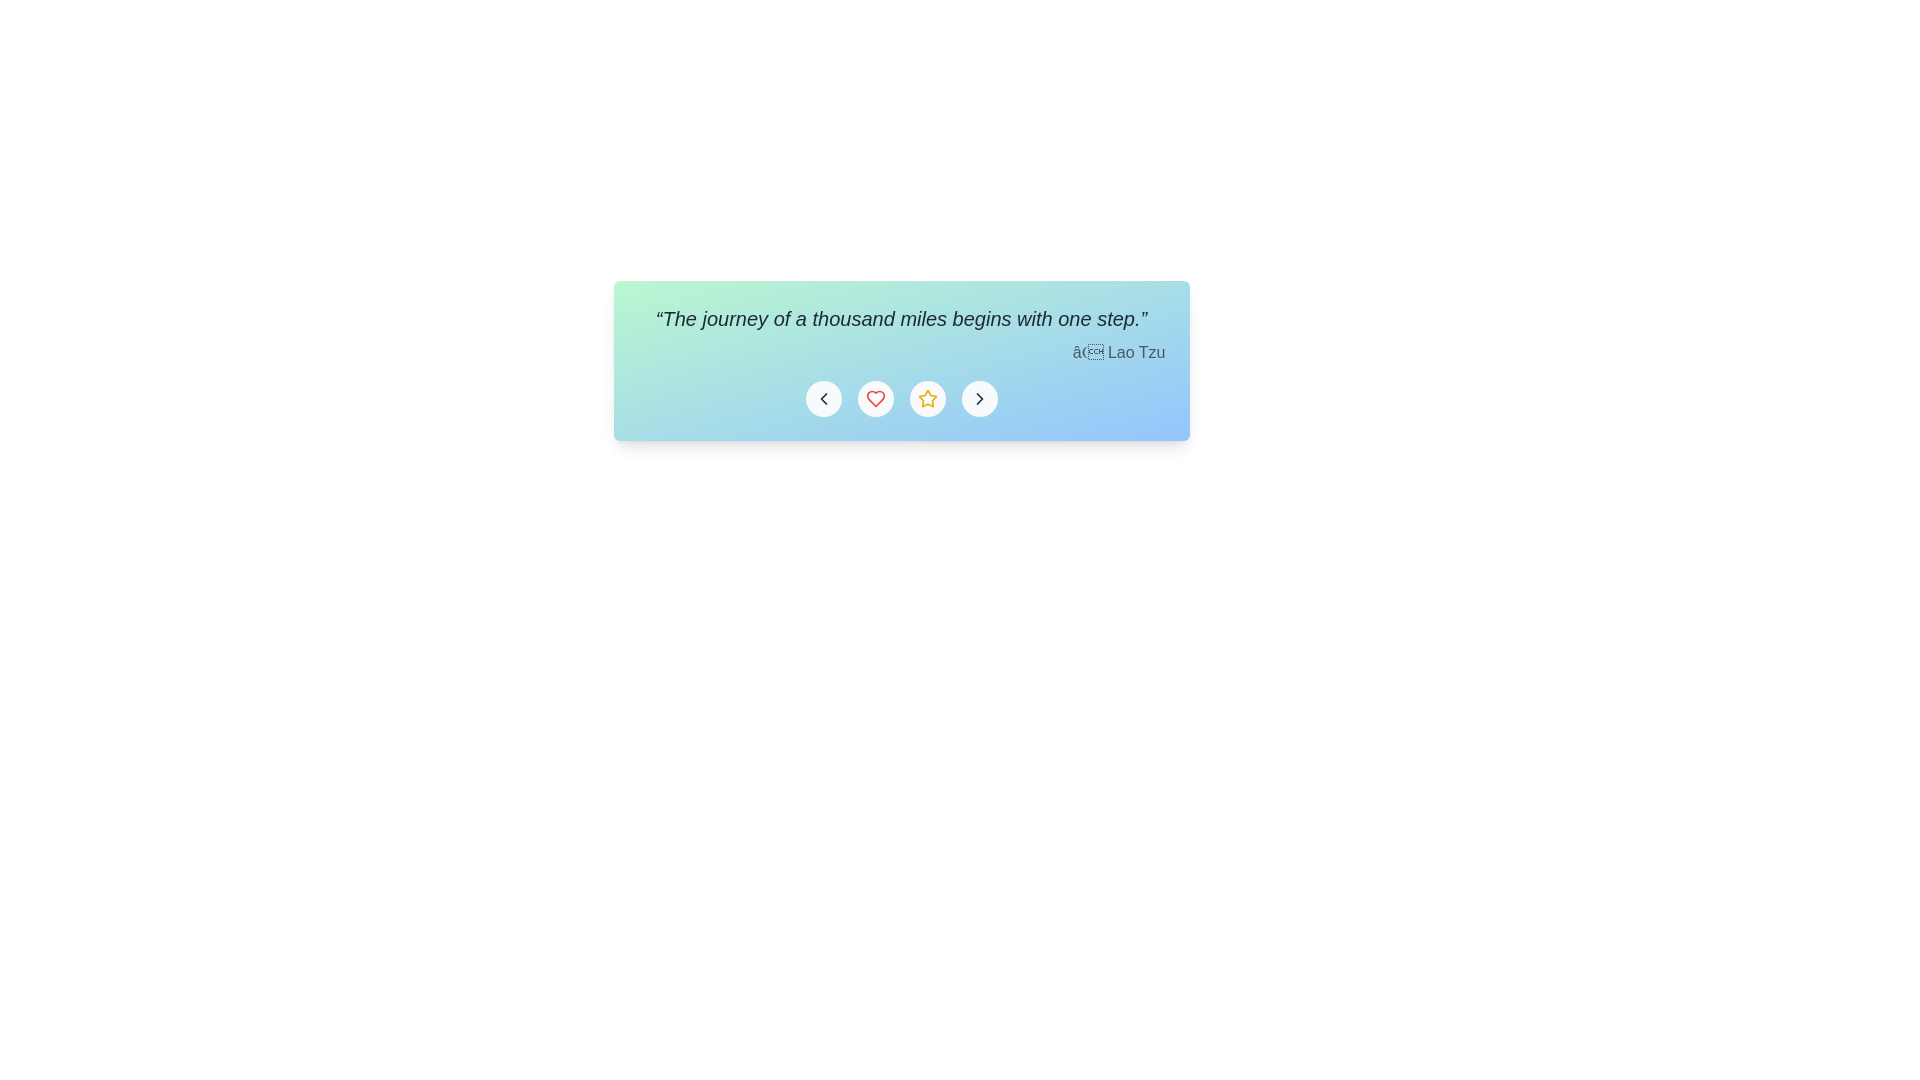  Describe the element at coordinates (979, 398) in the screenshot. I see `the rightward pointing gray arrow SVG icon located in the bottom-right area of the text card` at that location.